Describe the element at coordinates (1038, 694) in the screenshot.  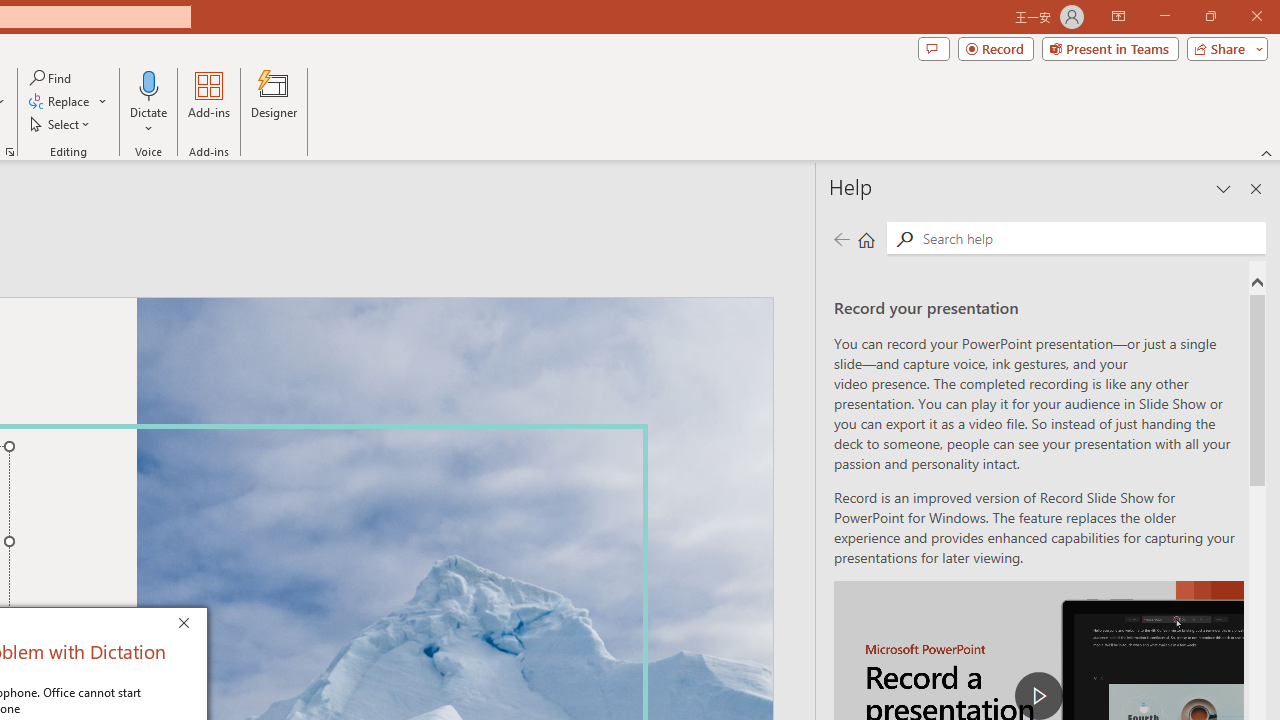
I see `'play Record a Presentation'` at that location.